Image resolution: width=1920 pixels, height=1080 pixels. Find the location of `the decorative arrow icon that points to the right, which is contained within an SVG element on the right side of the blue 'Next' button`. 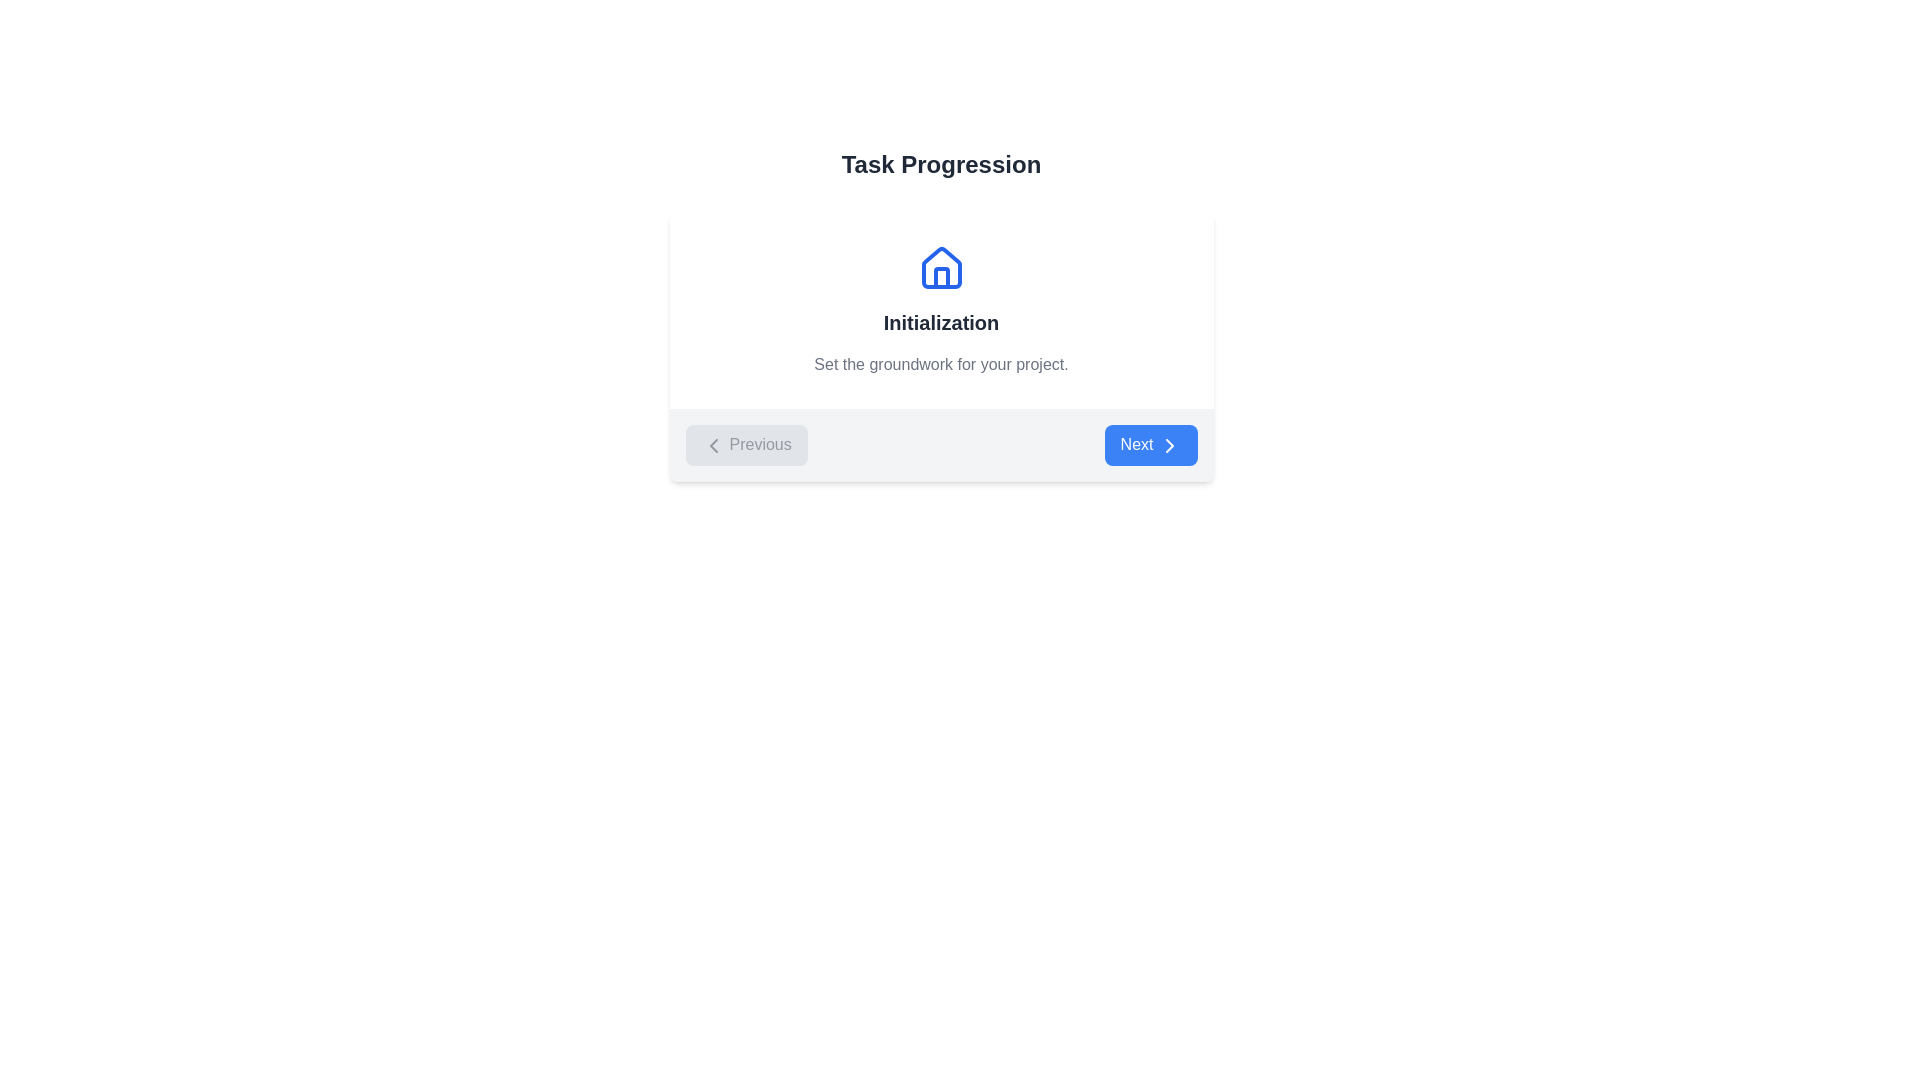

the decorative arrow icon that points to the right, which is contained within an SVG element on the right side of the blue 'Next' button is located at coordinates (1169, 444).